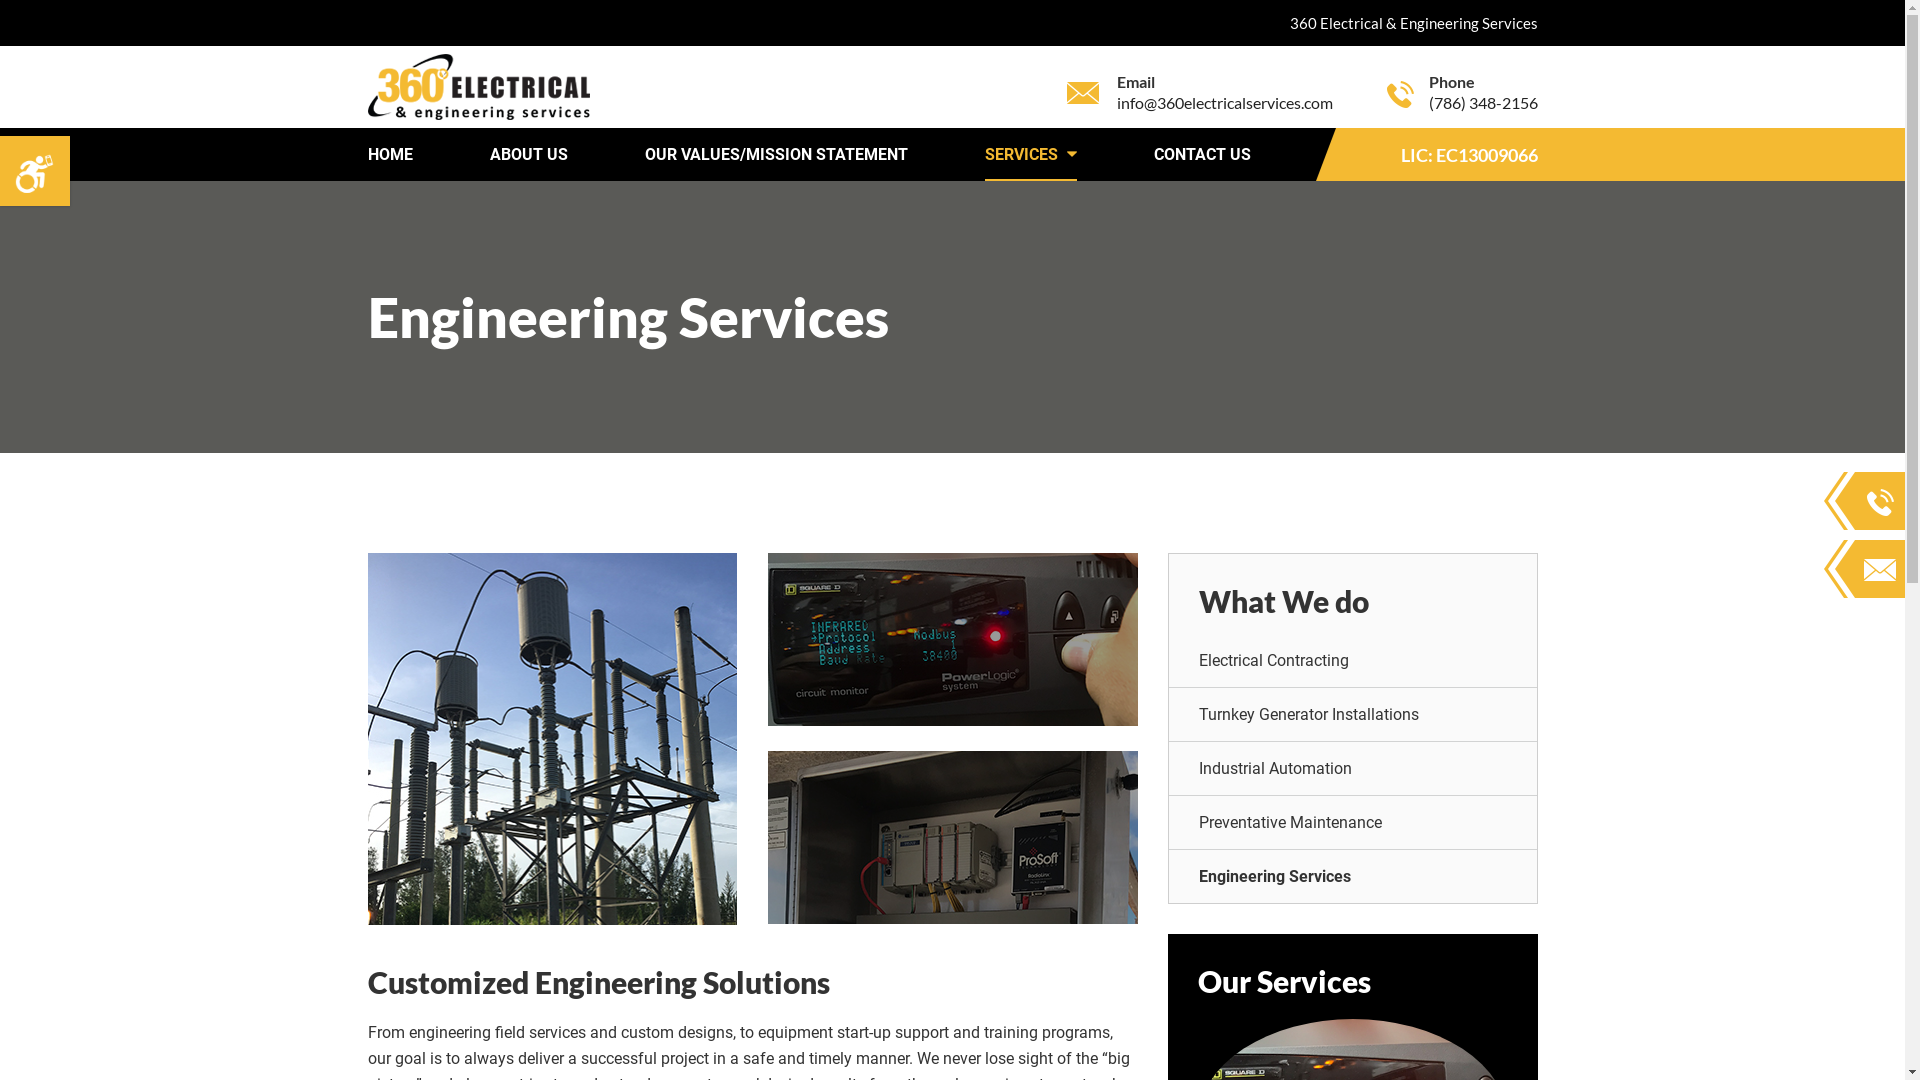  Describe the element at coordinates (643, 153) in the screenshot. I see `'OUR VALUES/MISSION STATEMENT'` at that location.